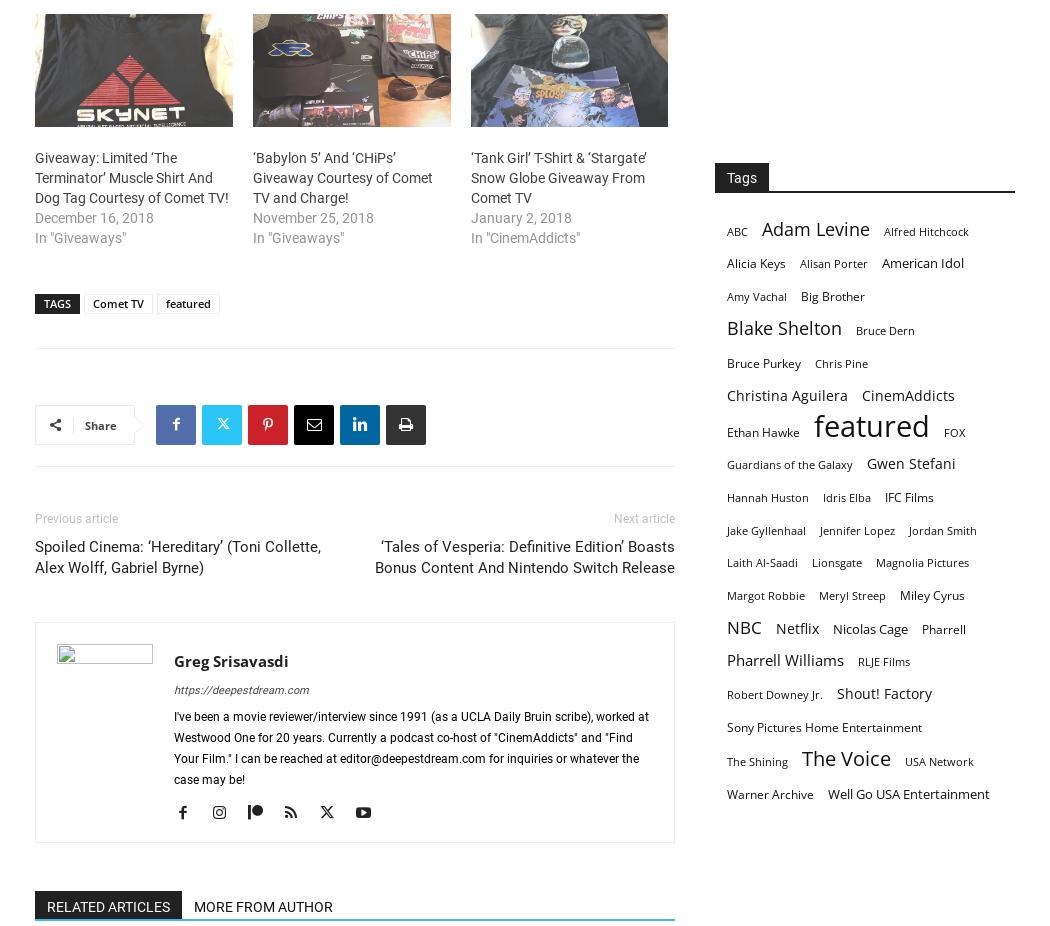 Image resolution: width=1050 pixels, height=926 pixels. What do you see at coordinates (761, 227) in the screenshot?
I see `'Adam Levine'` at bounding box center [761, 227].